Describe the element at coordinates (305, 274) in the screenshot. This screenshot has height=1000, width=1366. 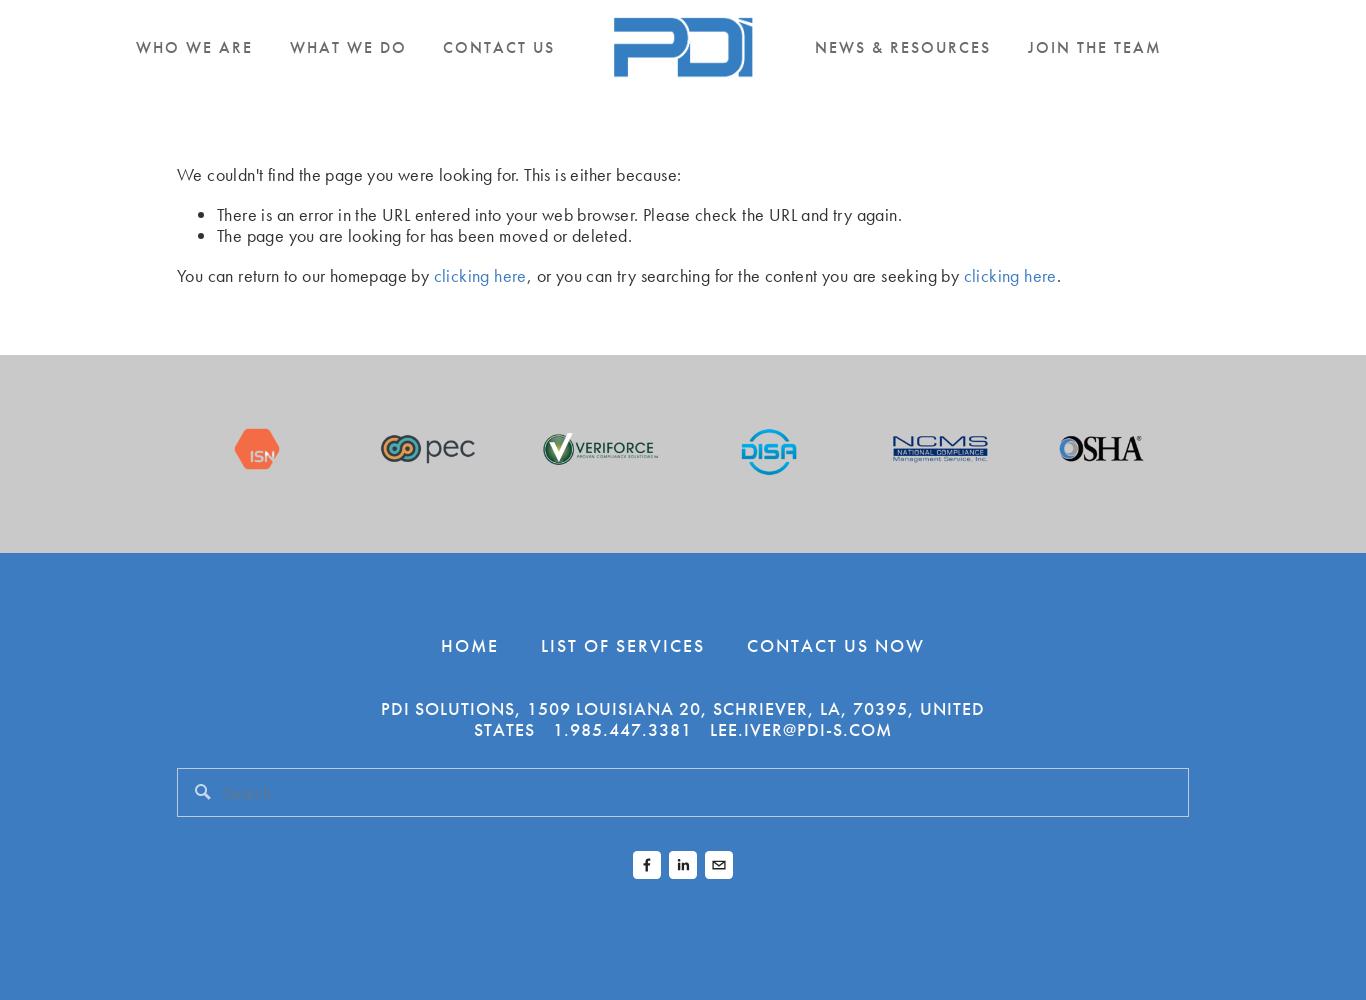
I see `'You can return to our homepage by'` at that location.